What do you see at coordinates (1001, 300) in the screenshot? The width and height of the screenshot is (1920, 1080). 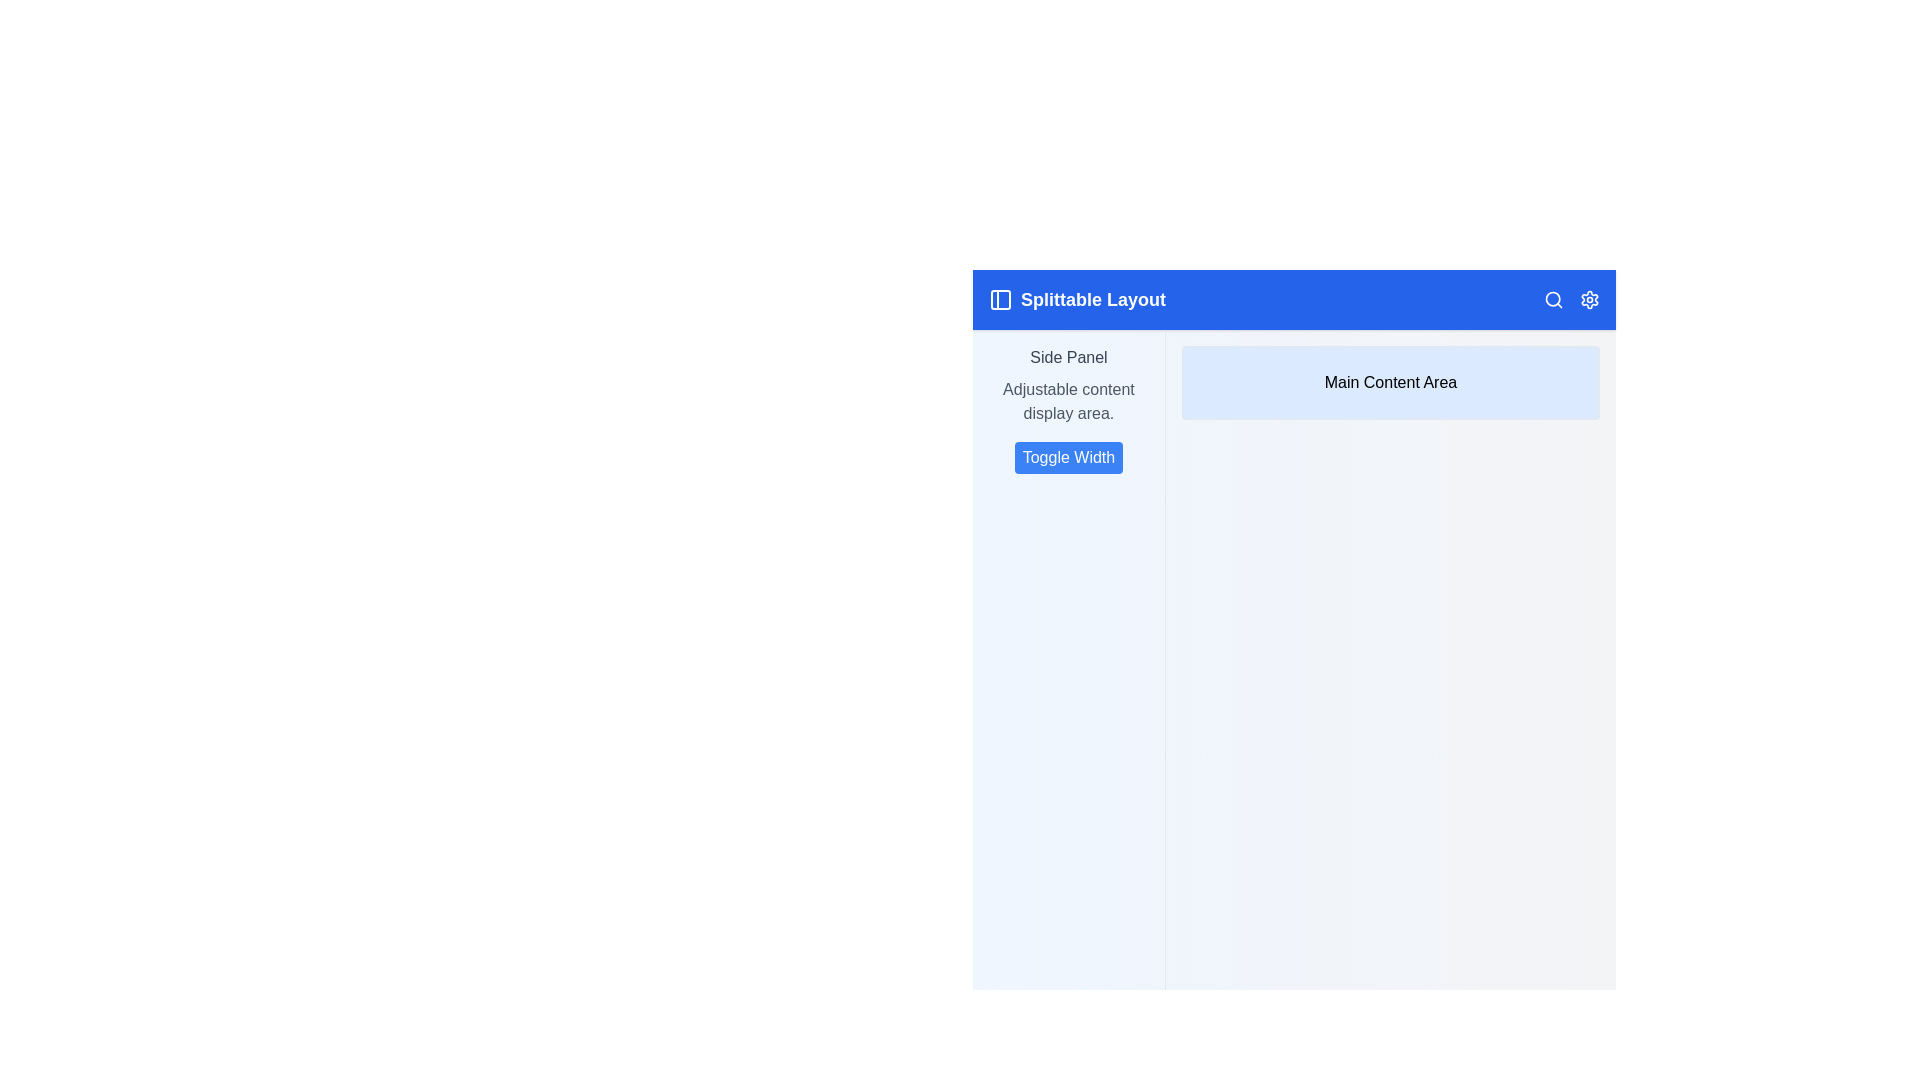 I see `the square-shaped icon with a blue outline and white fill located at the top-left of the blue navigation bar, left of the text 'Splittable Layout' to trigger the tooltip or visual effect` at bounding box center [1001, 300].